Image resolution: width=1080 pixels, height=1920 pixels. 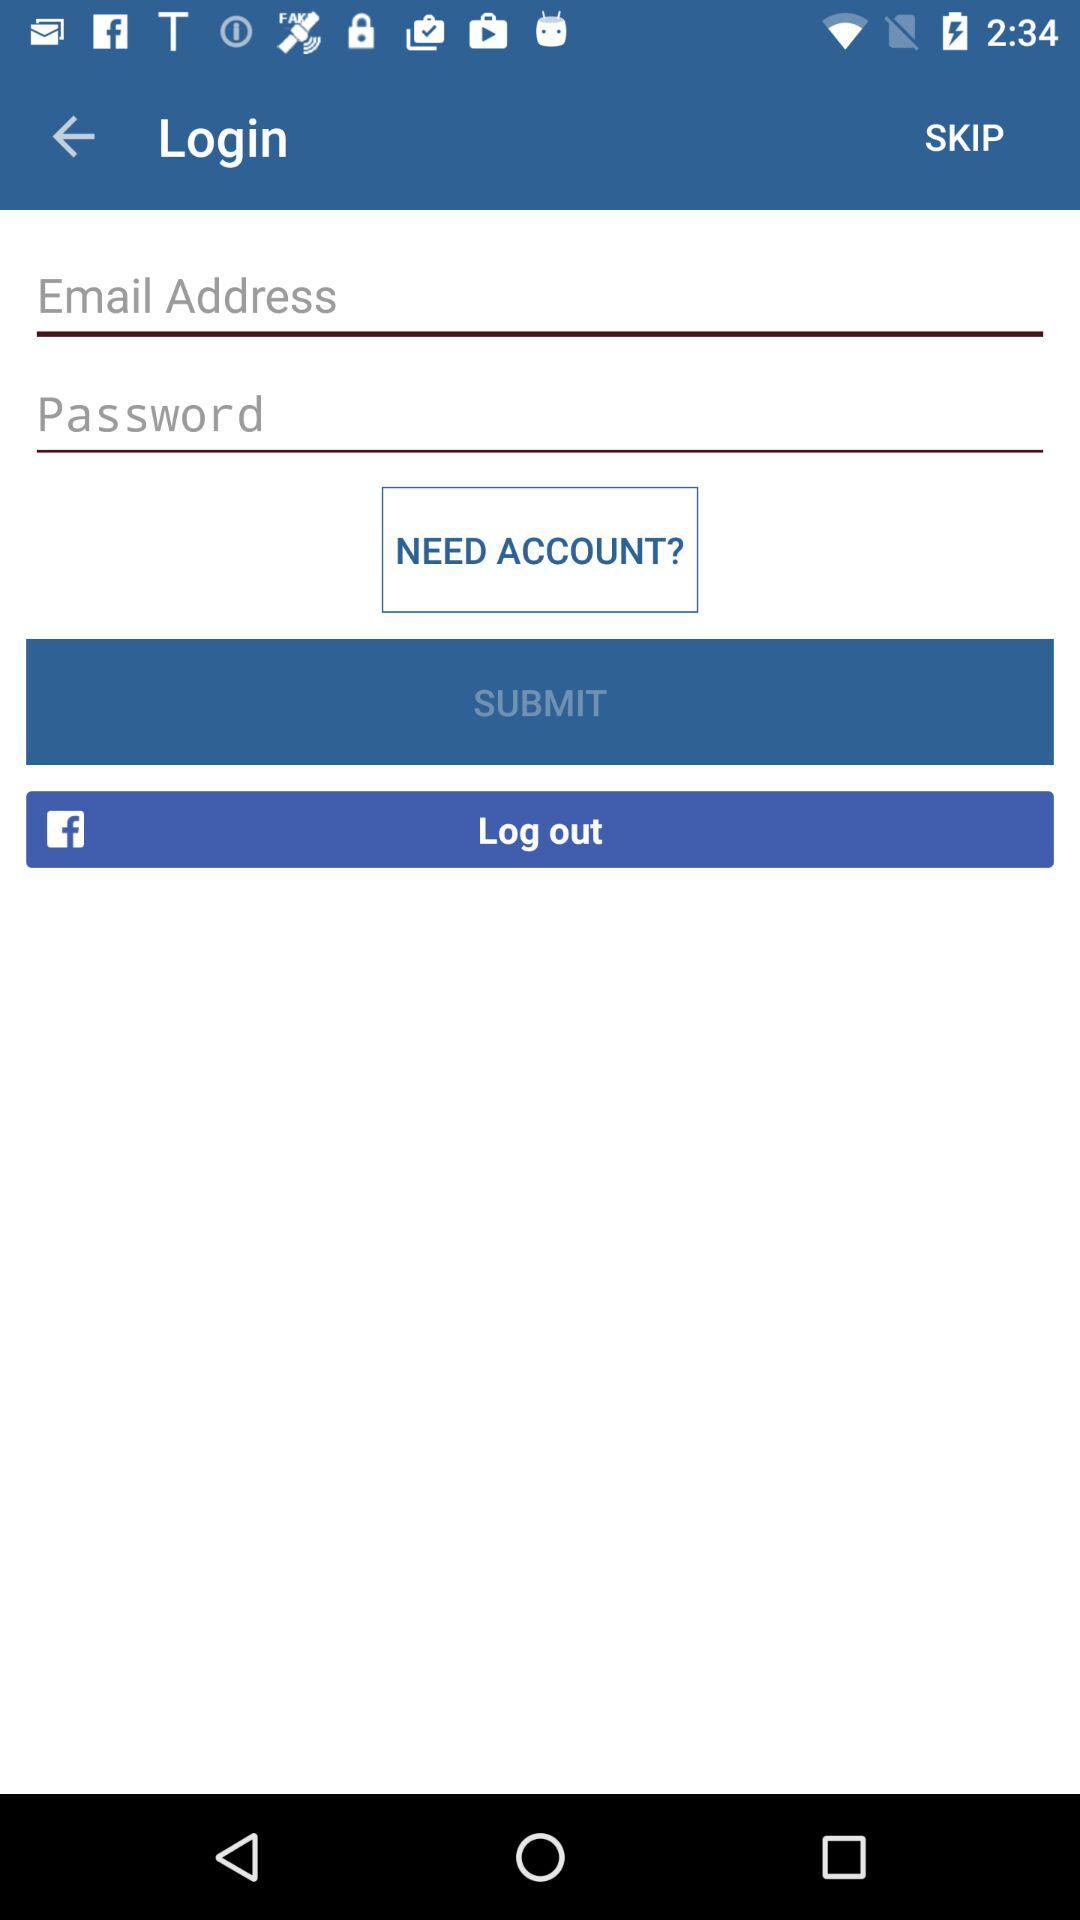 I want to click on type the email id, so click(x=540, y=294).